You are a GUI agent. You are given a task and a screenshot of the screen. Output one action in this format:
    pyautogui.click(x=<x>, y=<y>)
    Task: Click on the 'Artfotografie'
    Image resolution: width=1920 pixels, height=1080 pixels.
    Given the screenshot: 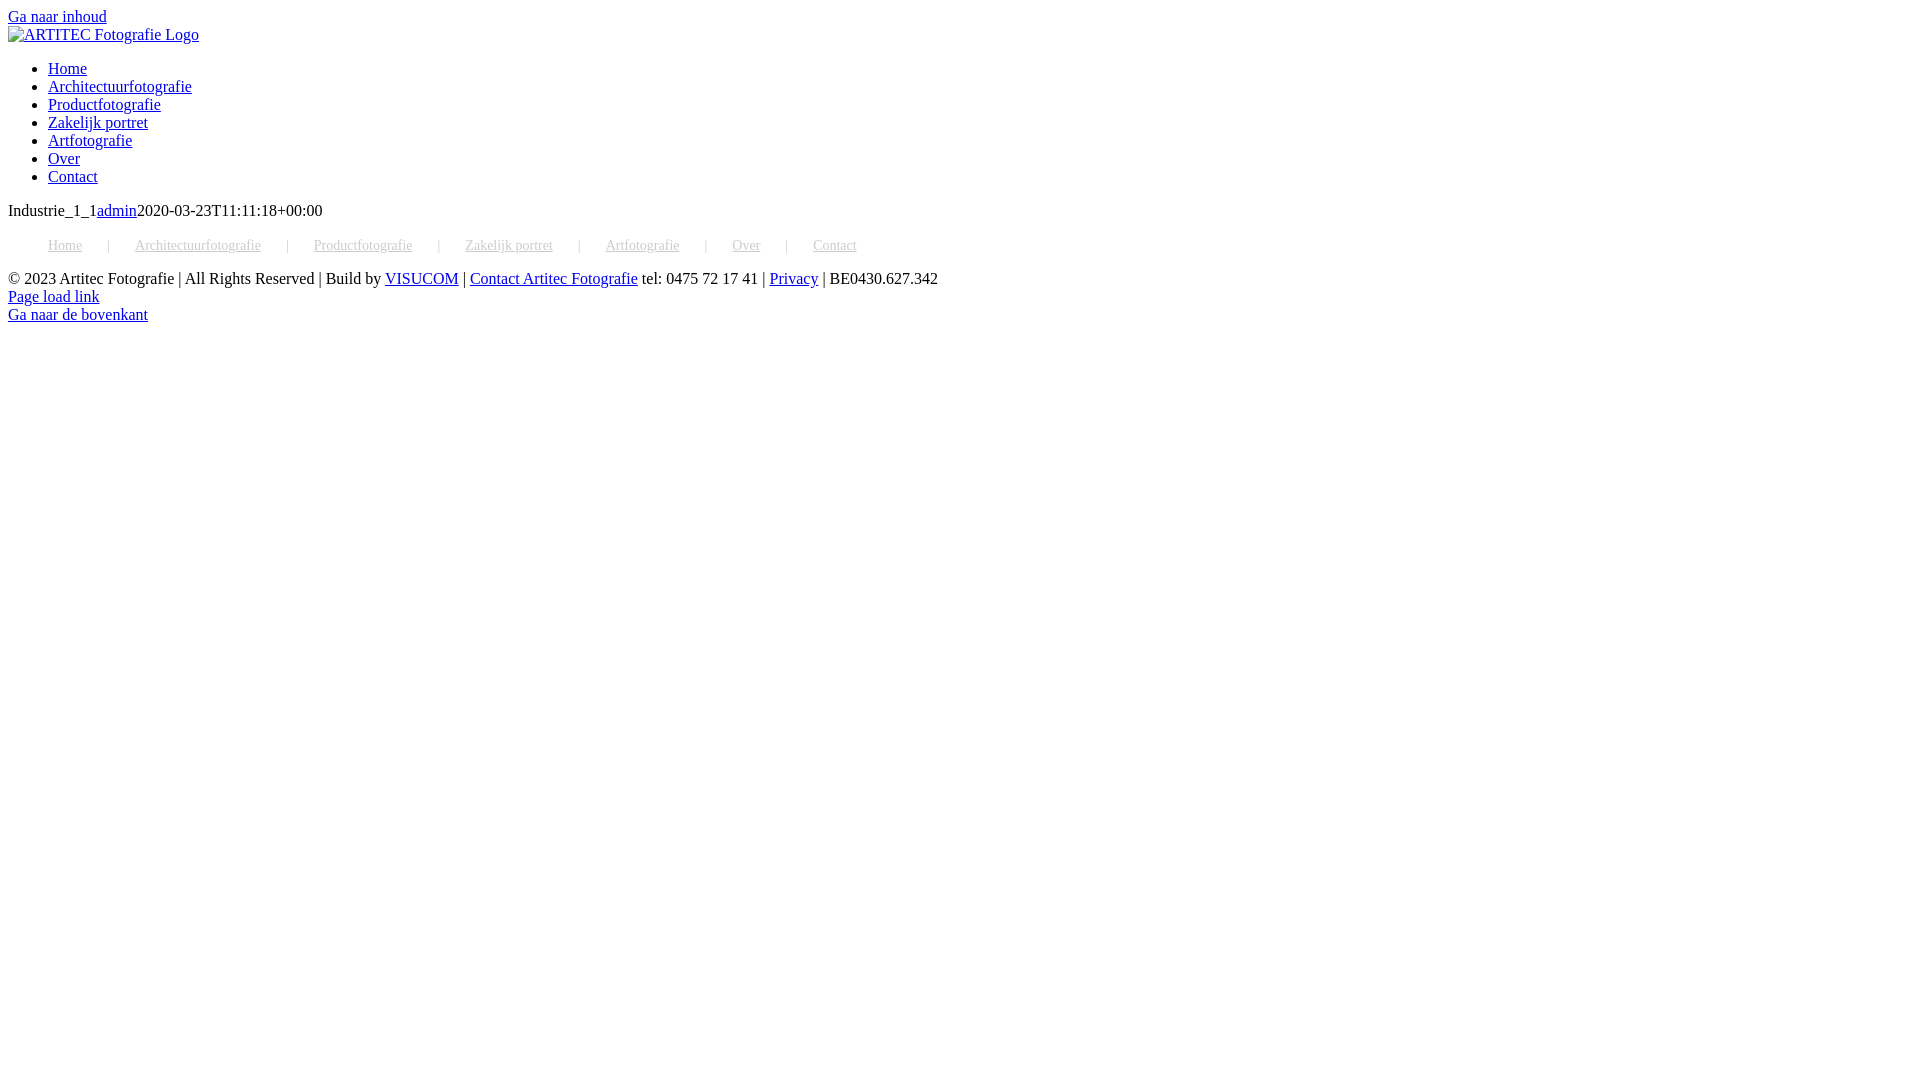 What is the action you would take?
    pyautogui.click(x=89, y=139)
    